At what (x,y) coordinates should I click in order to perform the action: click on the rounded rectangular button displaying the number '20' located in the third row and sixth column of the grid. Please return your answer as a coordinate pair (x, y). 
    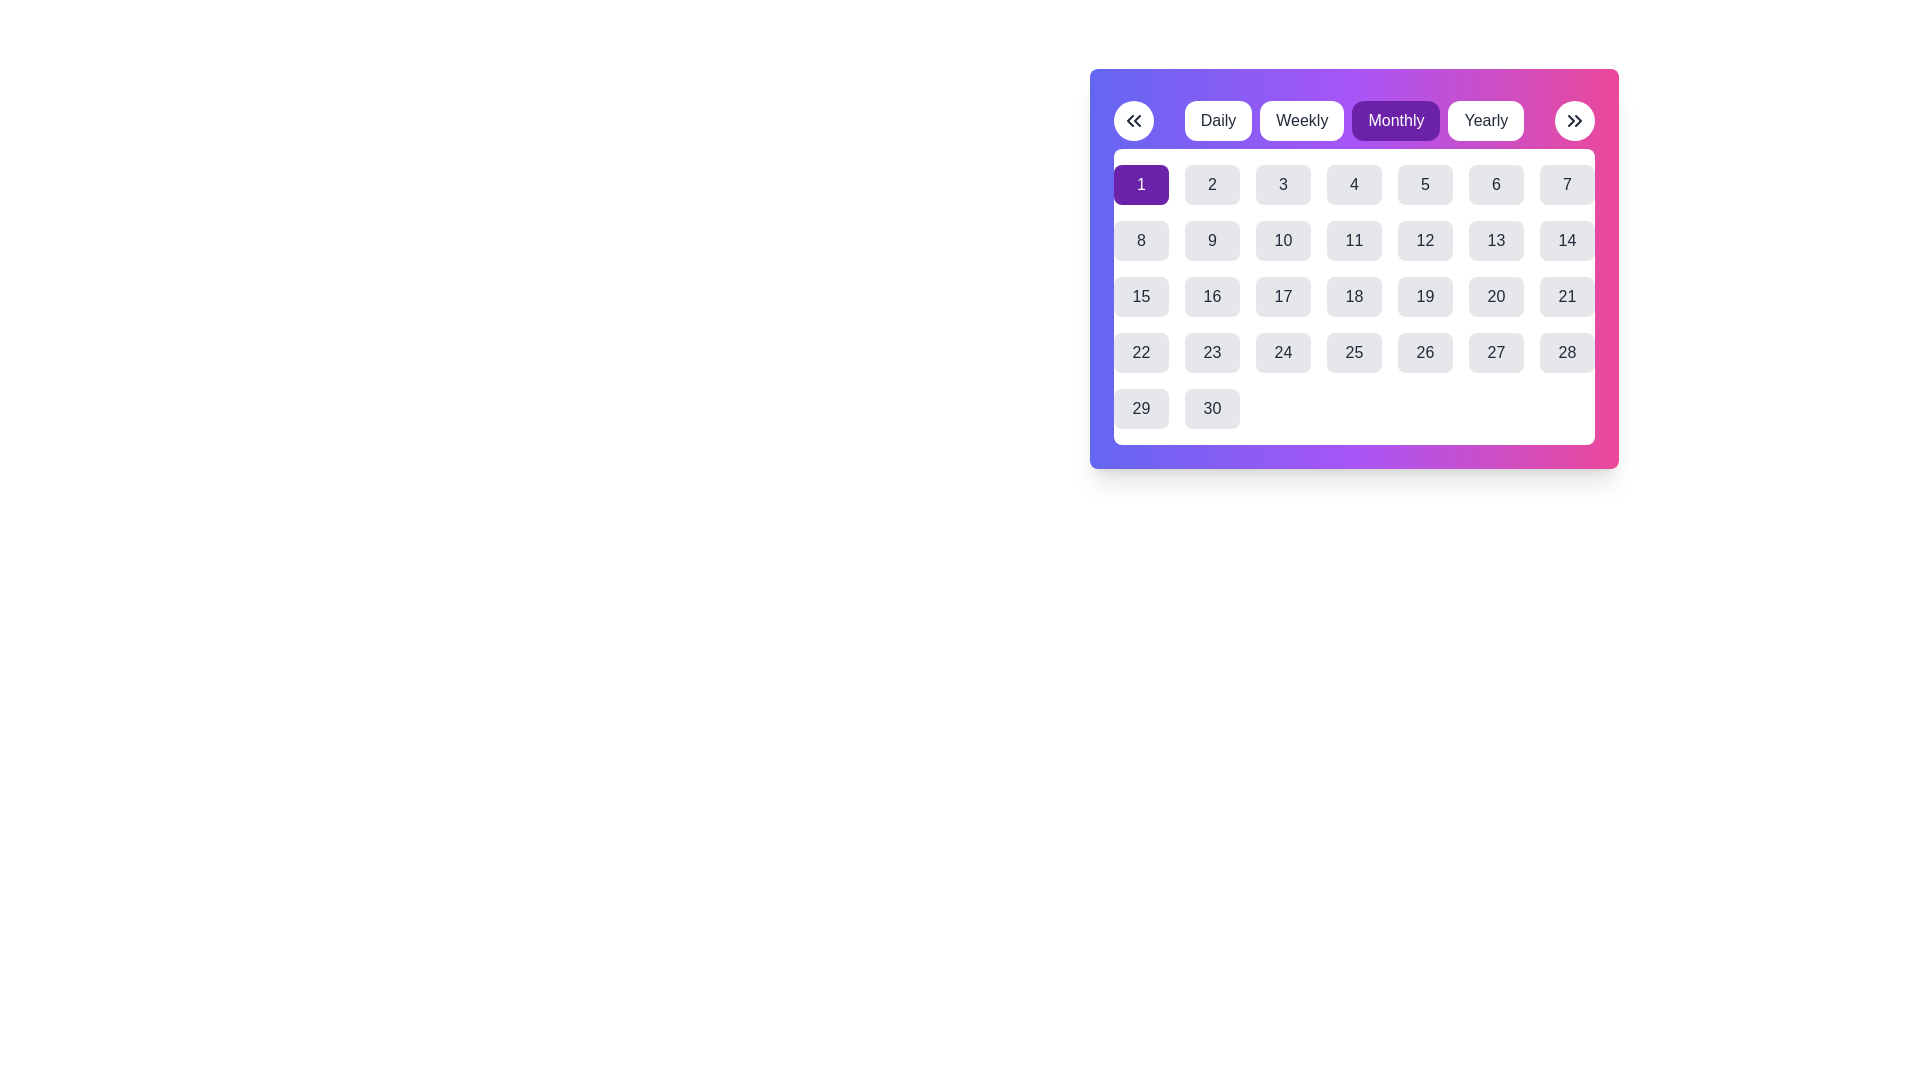
    Looking at the image, I should click on (1496, 297).